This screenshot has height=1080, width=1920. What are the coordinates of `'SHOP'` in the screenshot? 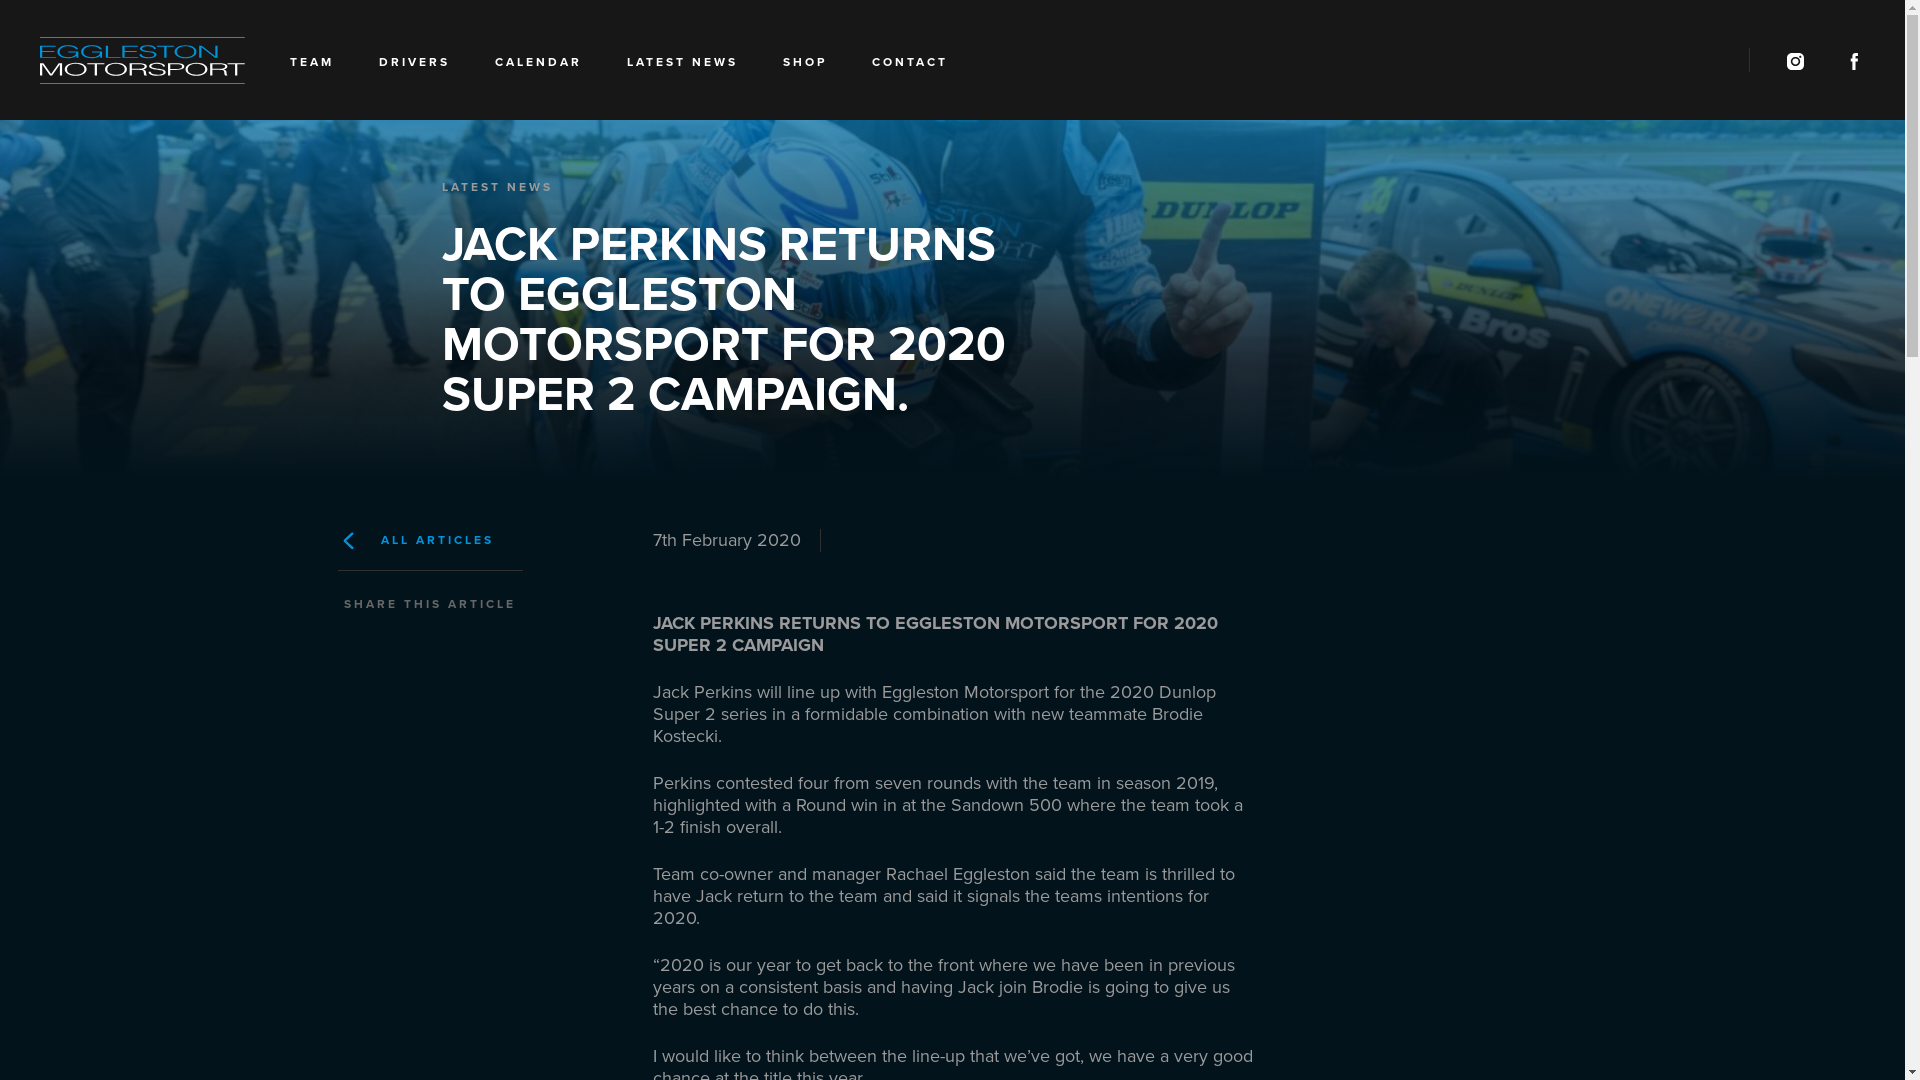 It's located at (805, 66).